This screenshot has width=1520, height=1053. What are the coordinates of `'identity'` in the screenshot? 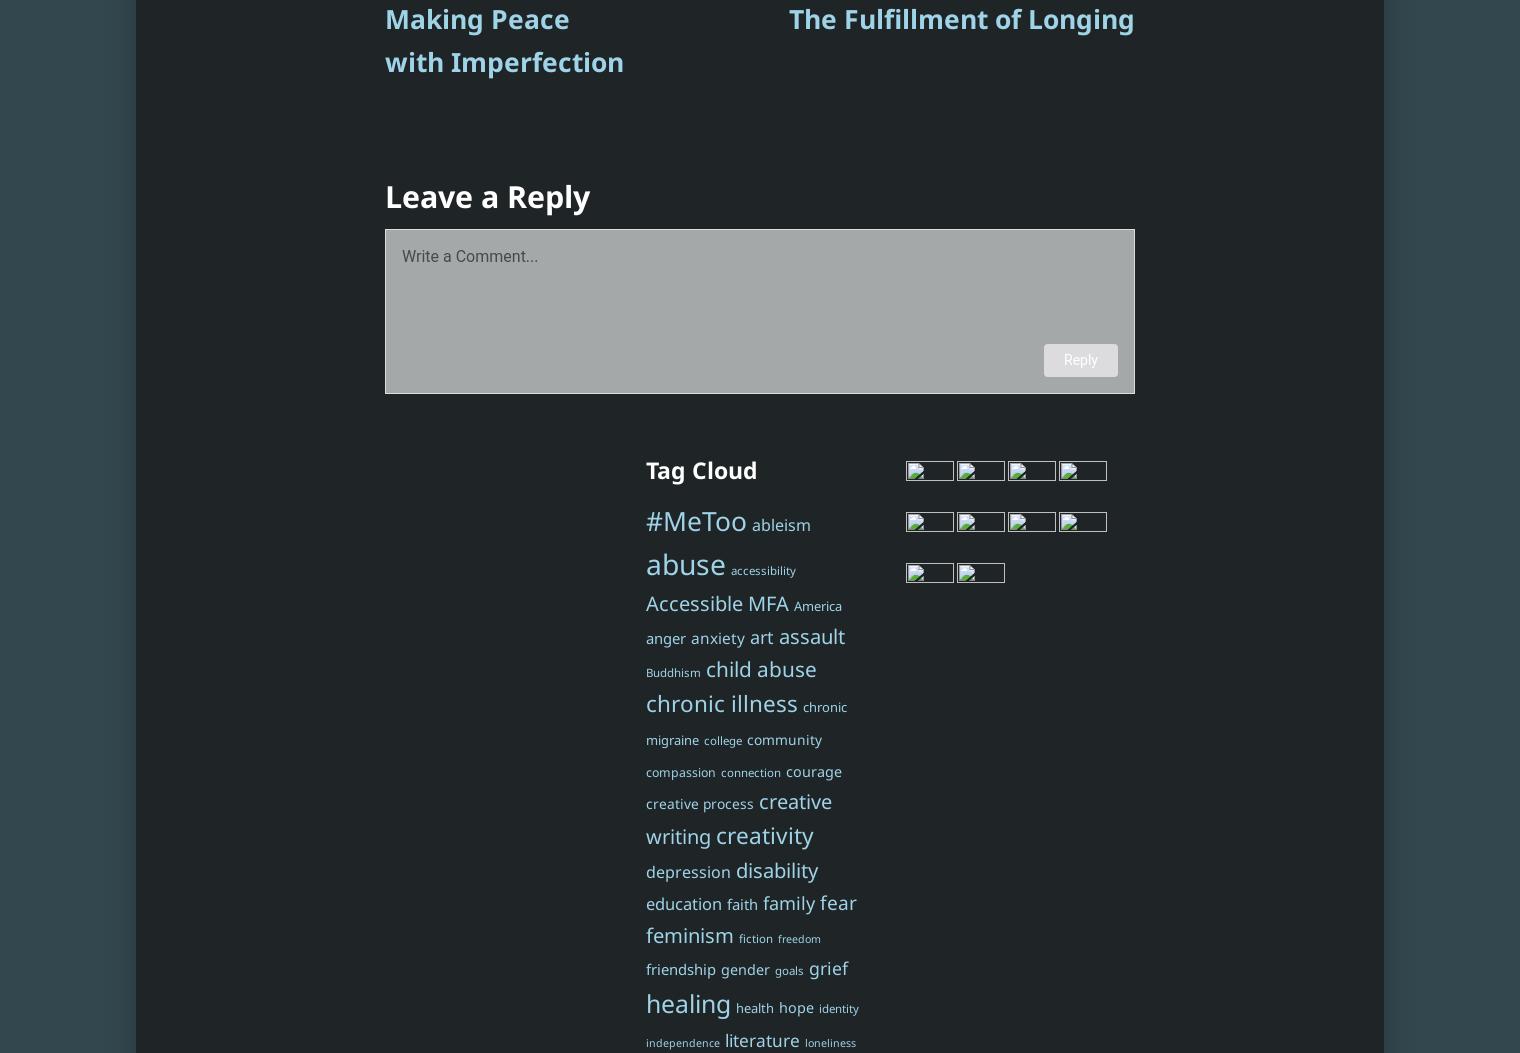 It's located at (836, 1007).